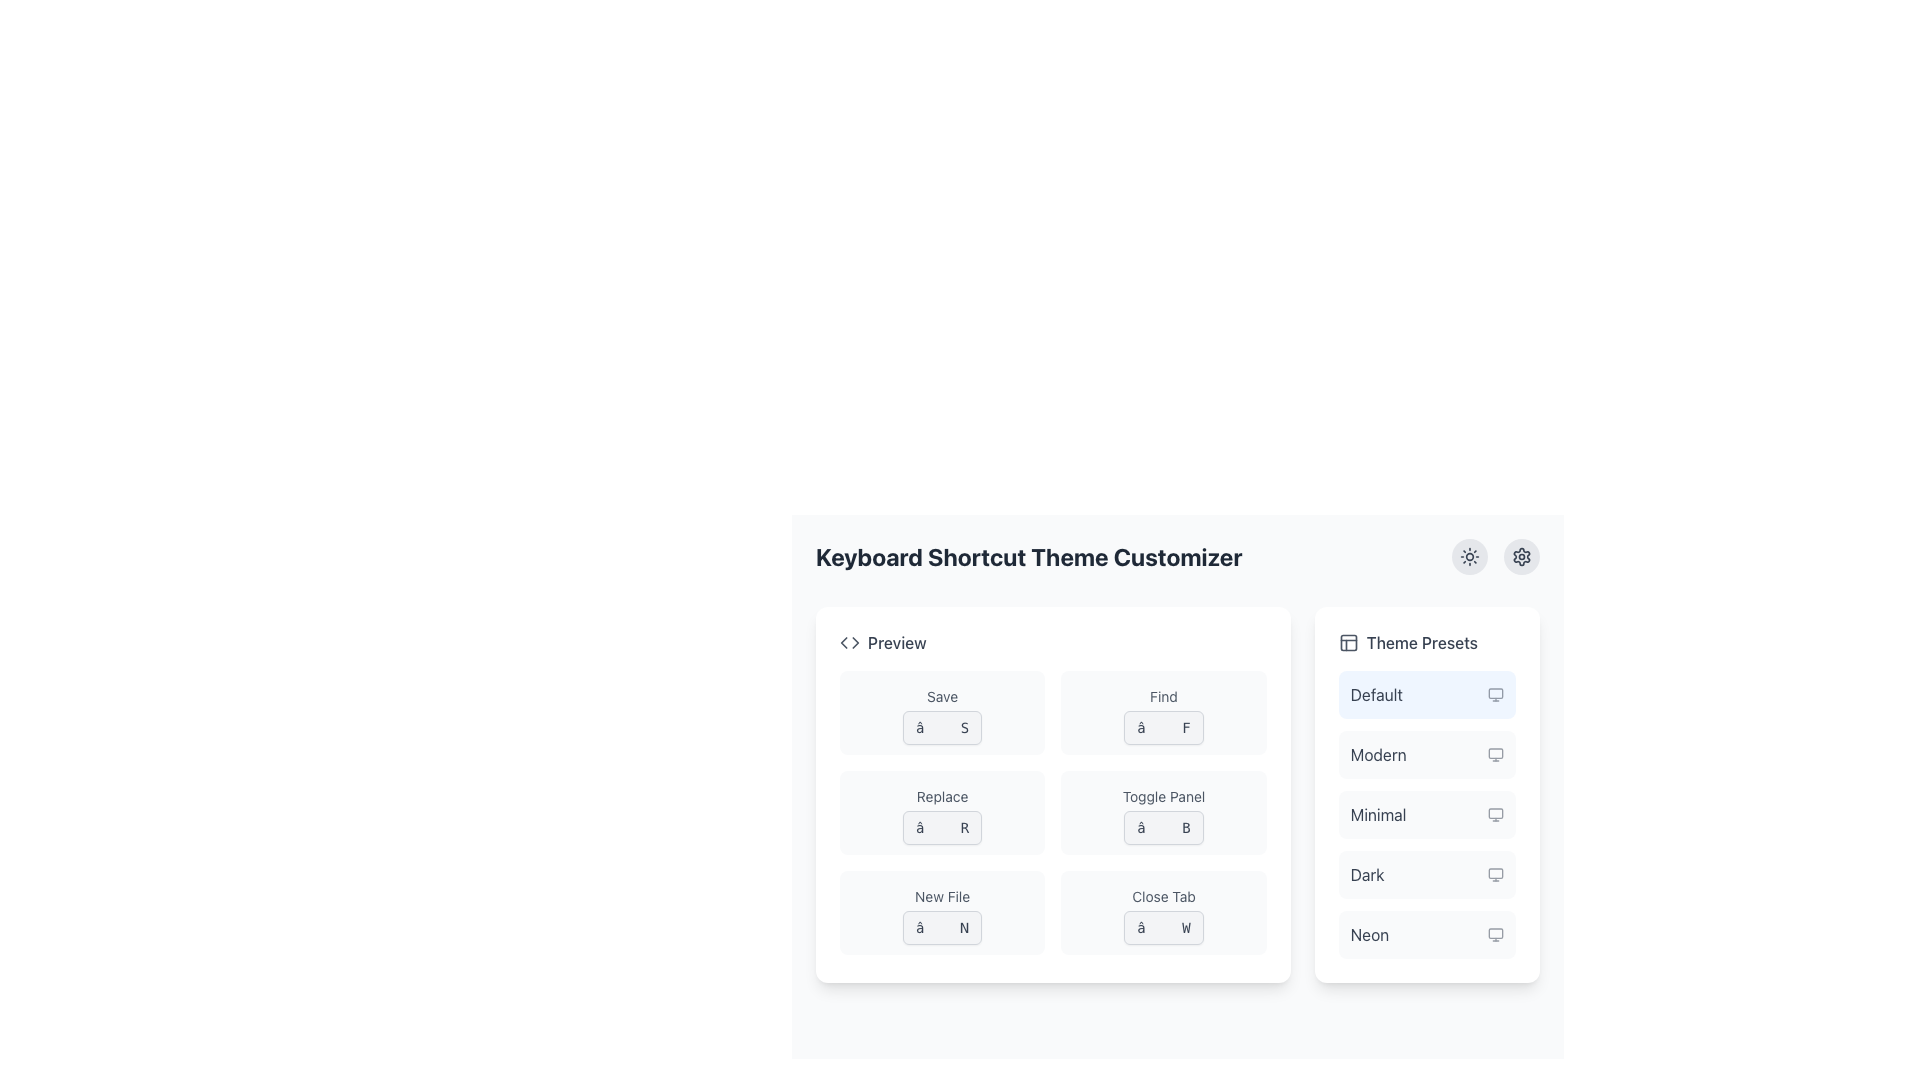  Describe the element at coordinates (1348, 643) in the screenshot. I see `the decorative icon for the 'Theme Presets' section, which is positioned to the left of the 'Theme Presets' title` at that location.